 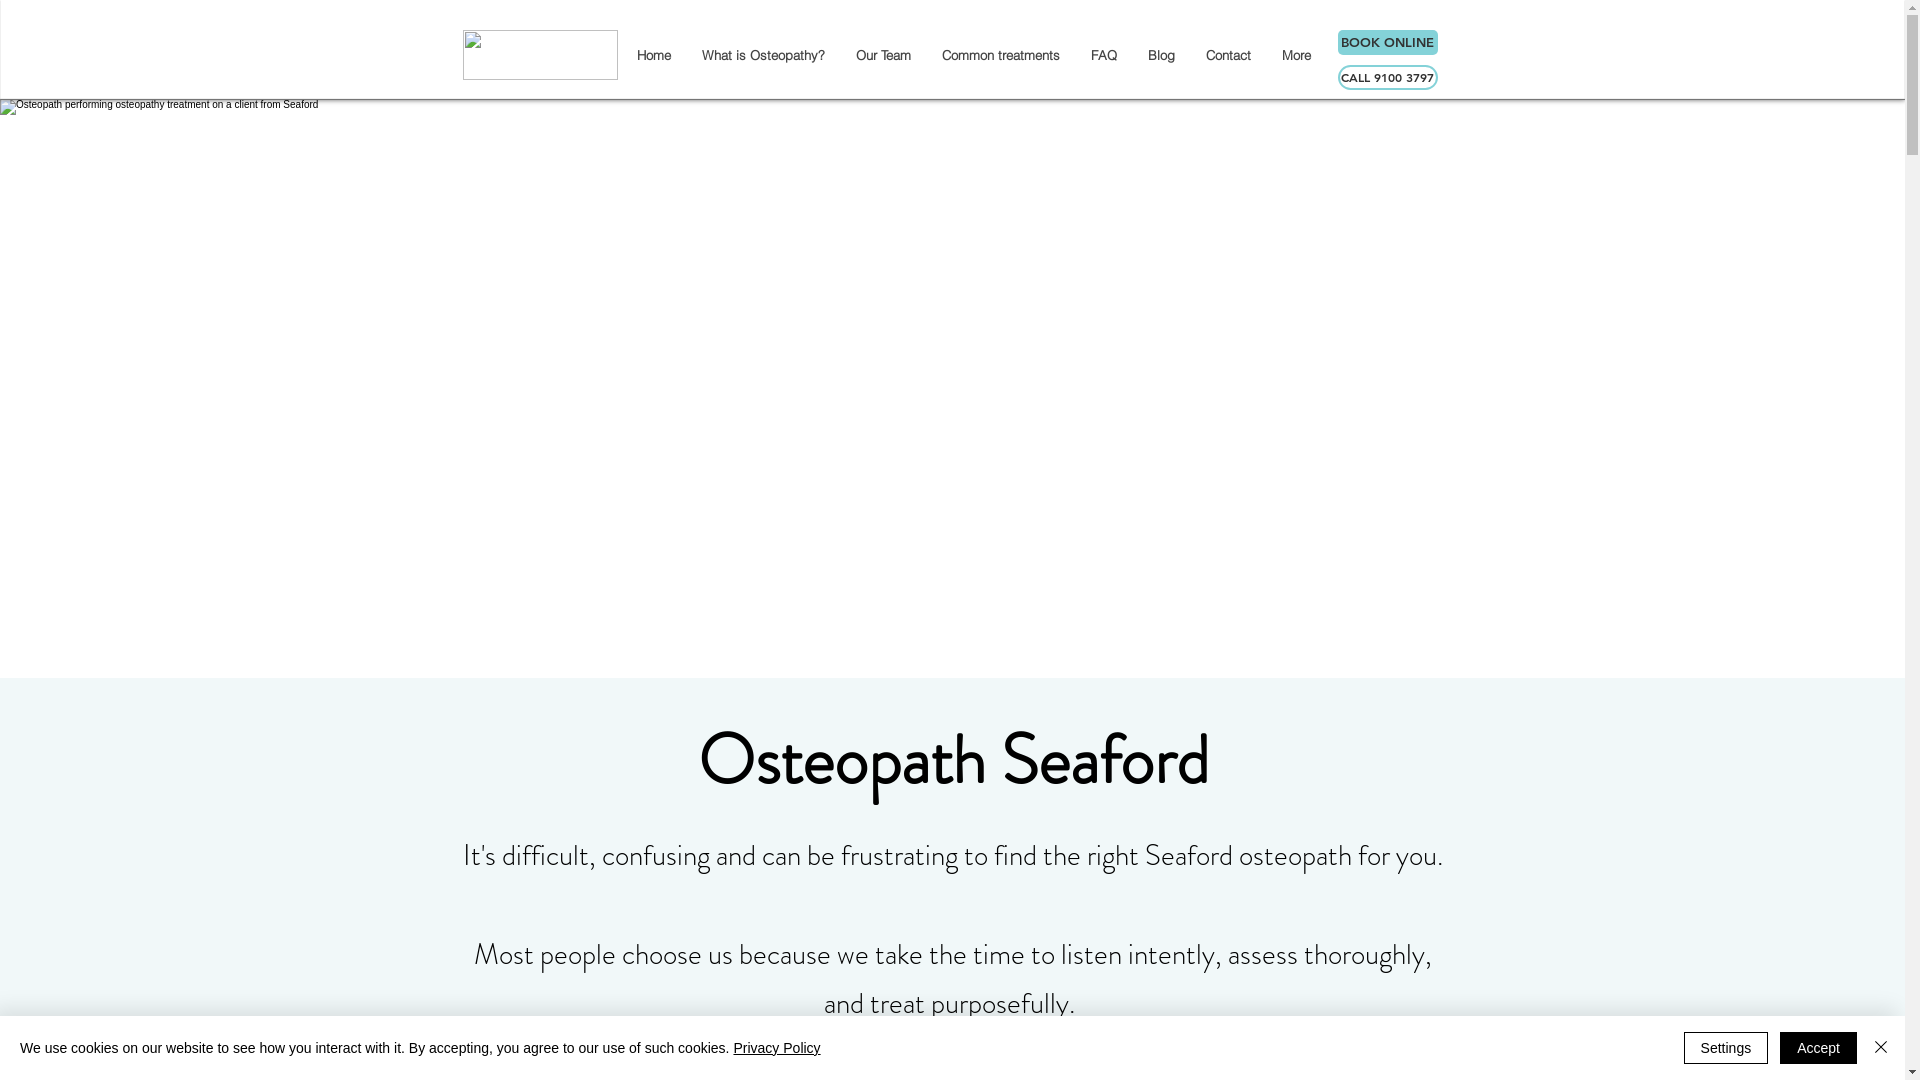 What do you see at coordinates (1818, 1047) in the screenshot?
I see `'Accept'` at bounding box center [1818, 1047].